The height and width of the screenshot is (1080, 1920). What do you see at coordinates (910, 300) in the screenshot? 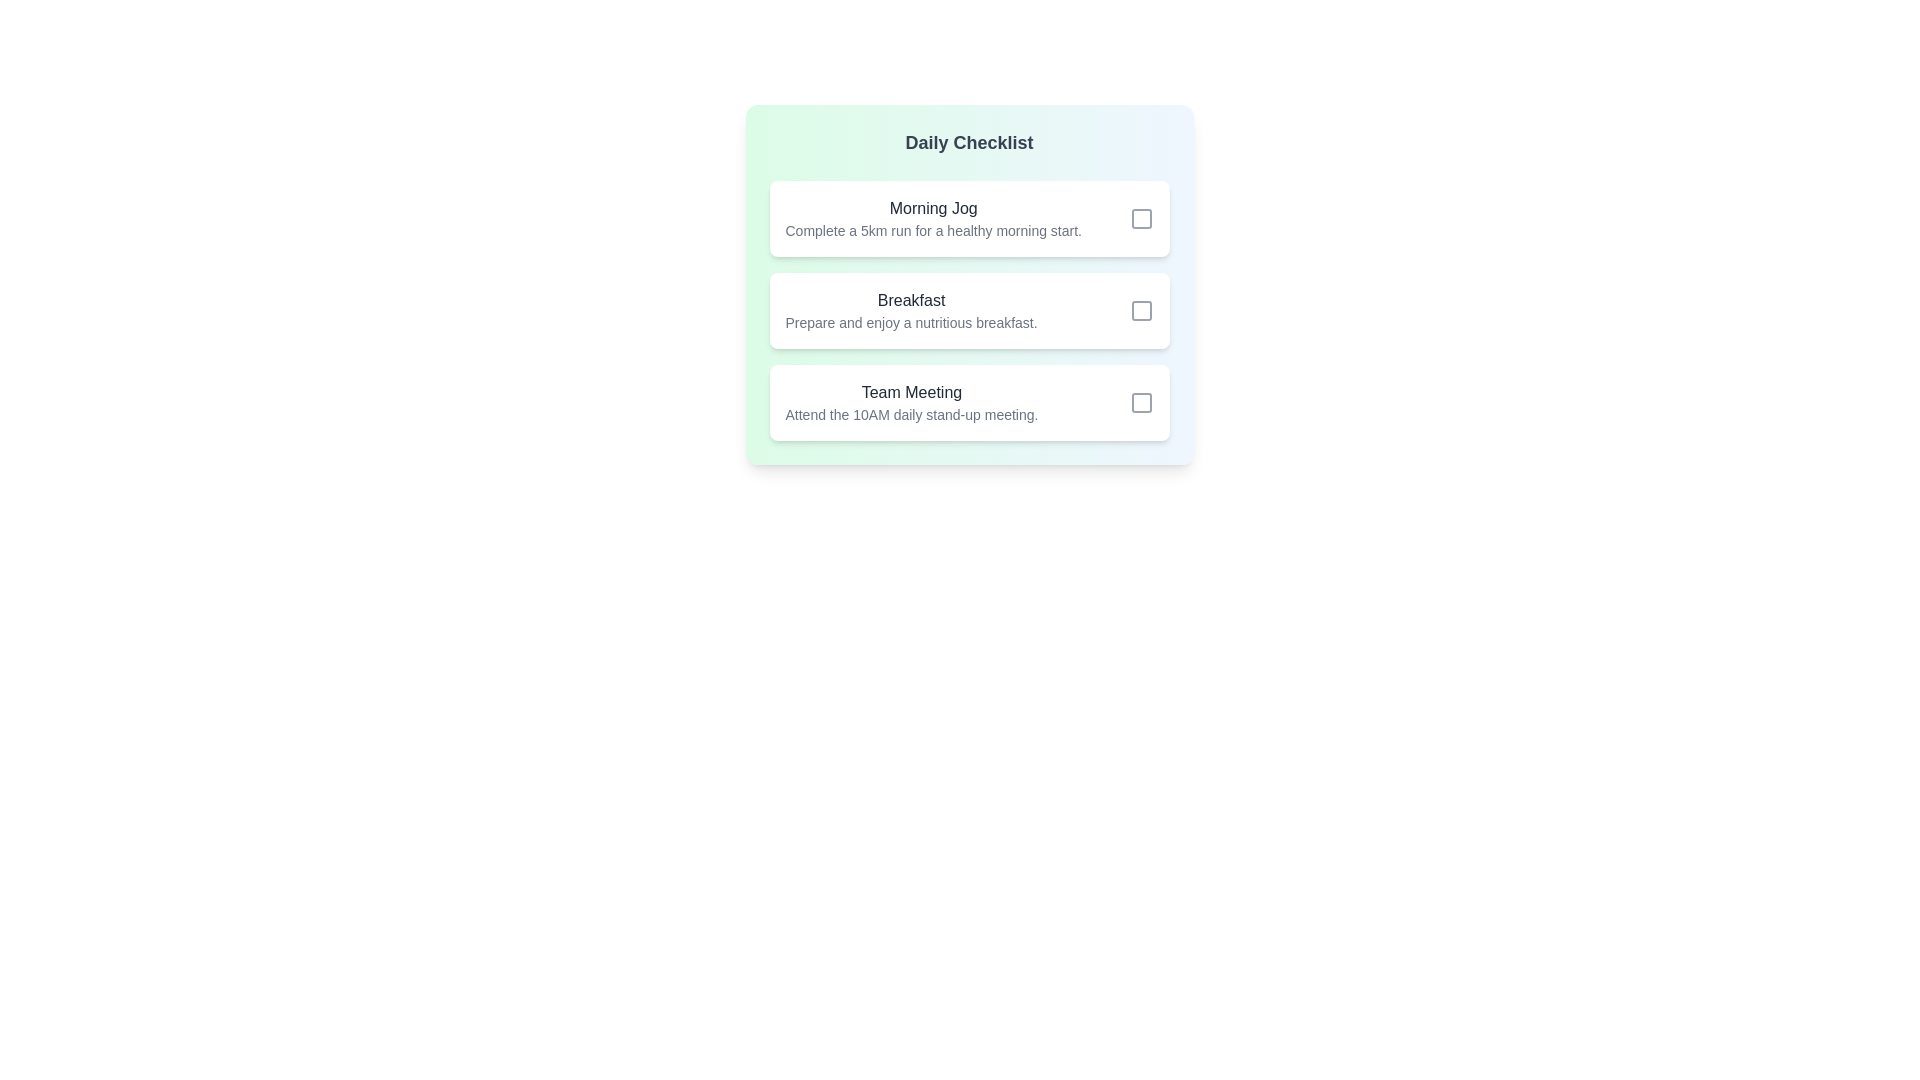
I see `the task titled Breakfast to view its description` at bounding box center [910, 300].